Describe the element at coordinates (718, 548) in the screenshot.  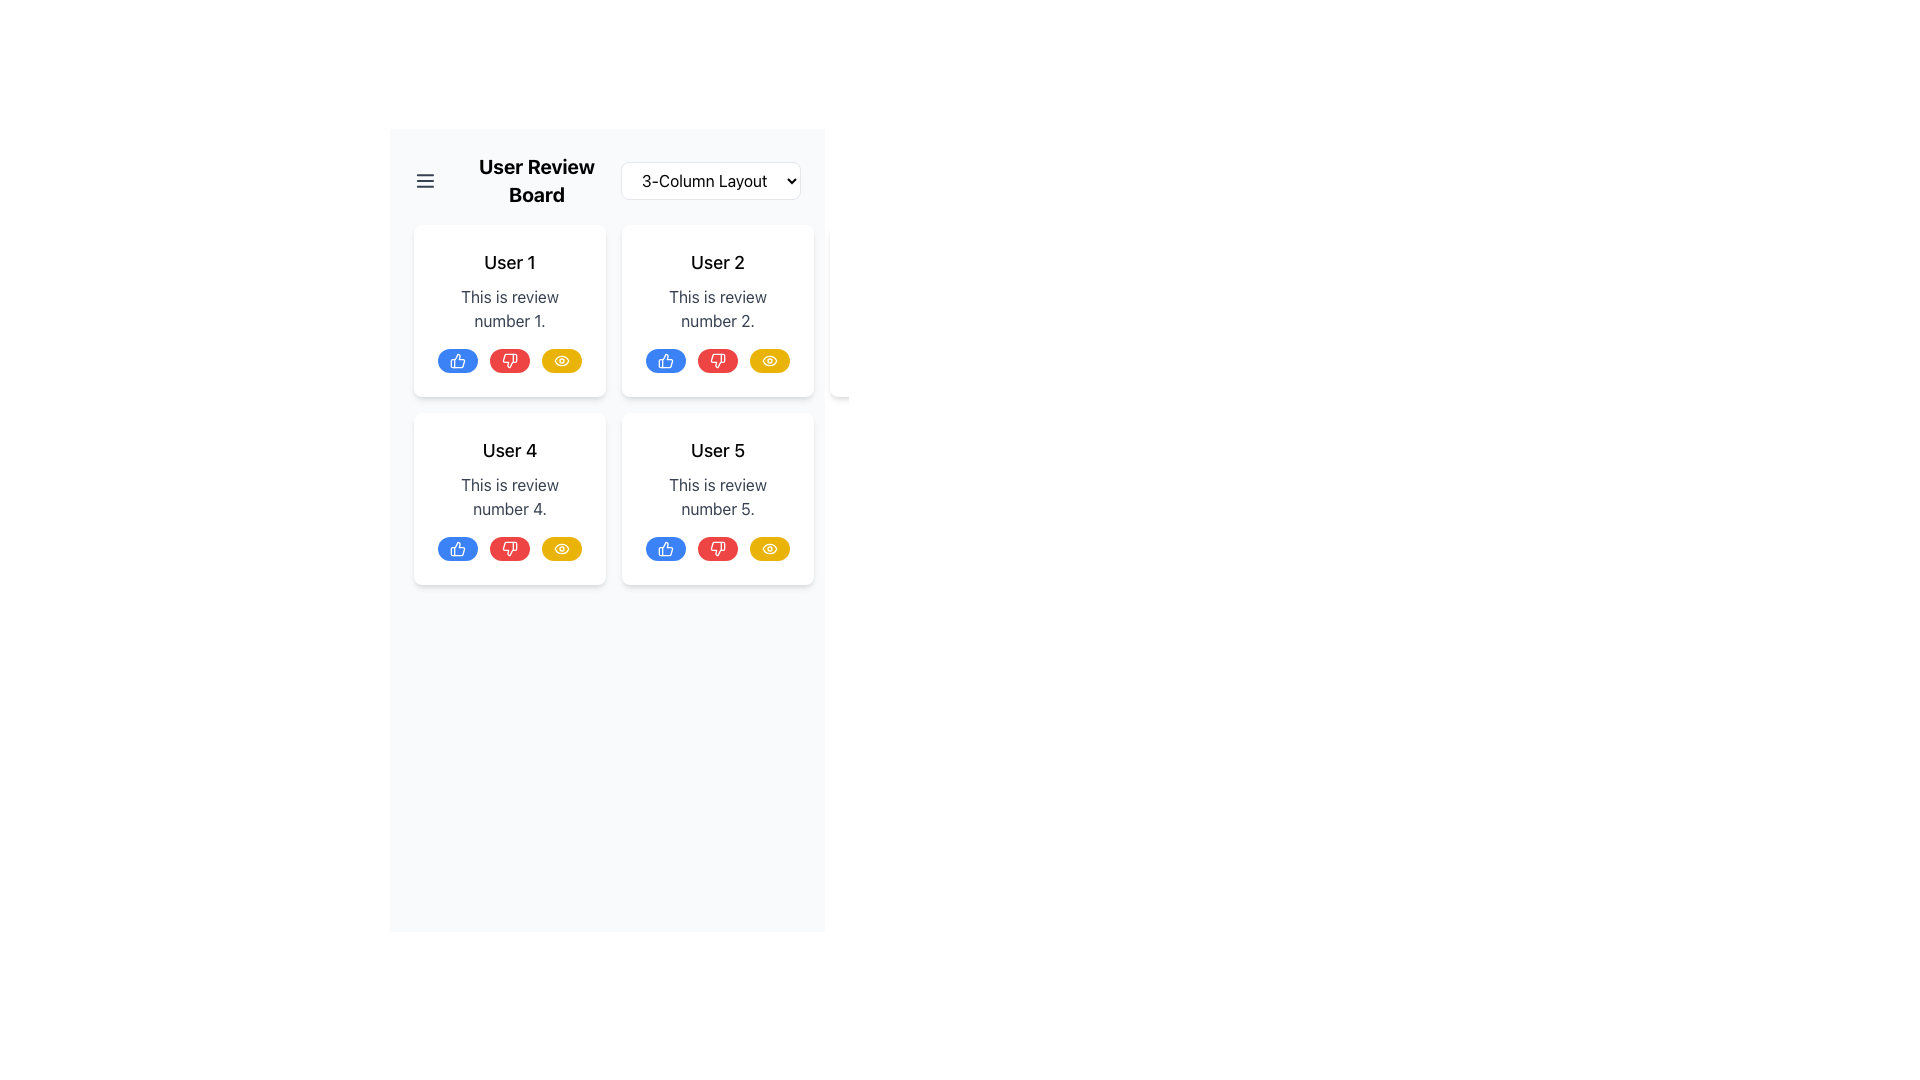
I see `the red 'dislike' icon, which resembles a thumb pointing downward, located in the bottom row of cards for 'User 5', specifically the middle icon among three horizontally aligned buttons` at that location.